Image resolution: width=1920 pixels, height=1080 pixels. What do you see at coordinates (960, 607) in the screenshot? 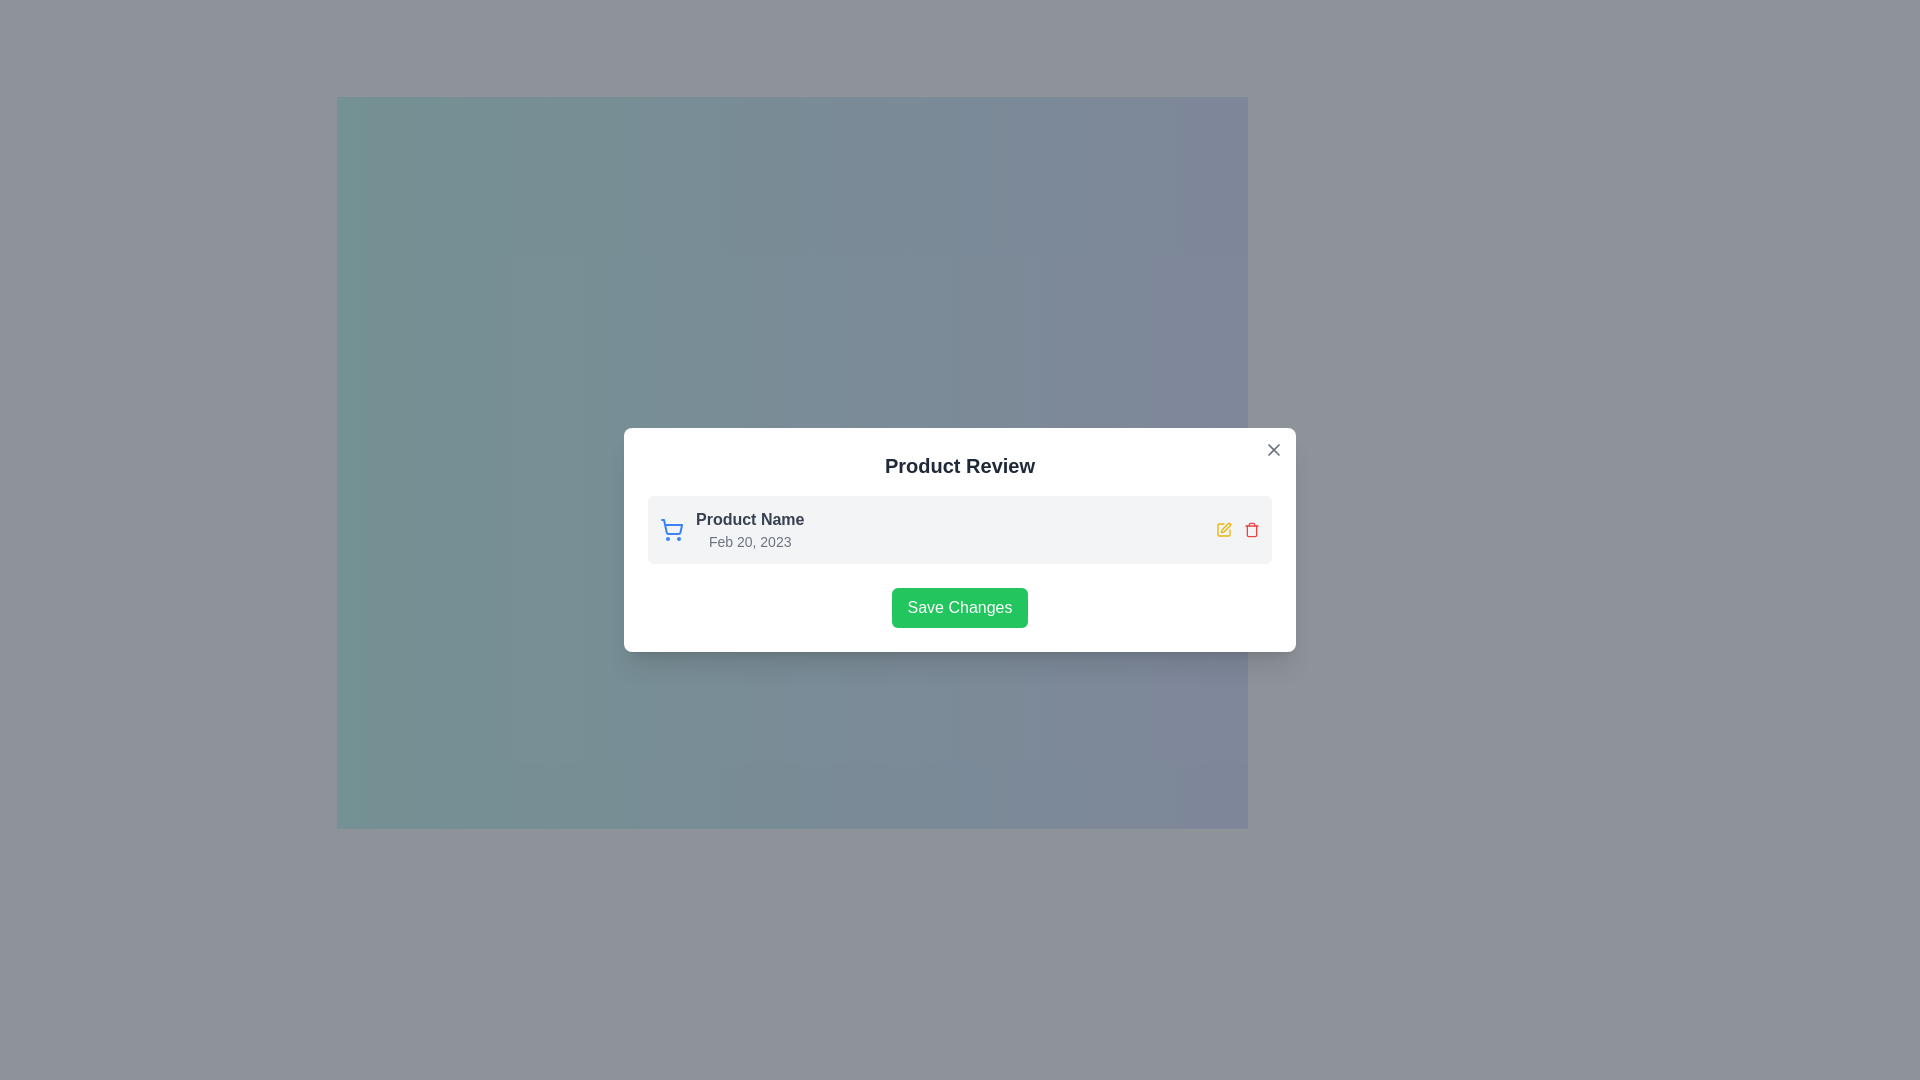
I see `the save changes button located at the bottom of the 'Product Review' modal window, which is directly below the product details section` at bounding box center [960, 607].